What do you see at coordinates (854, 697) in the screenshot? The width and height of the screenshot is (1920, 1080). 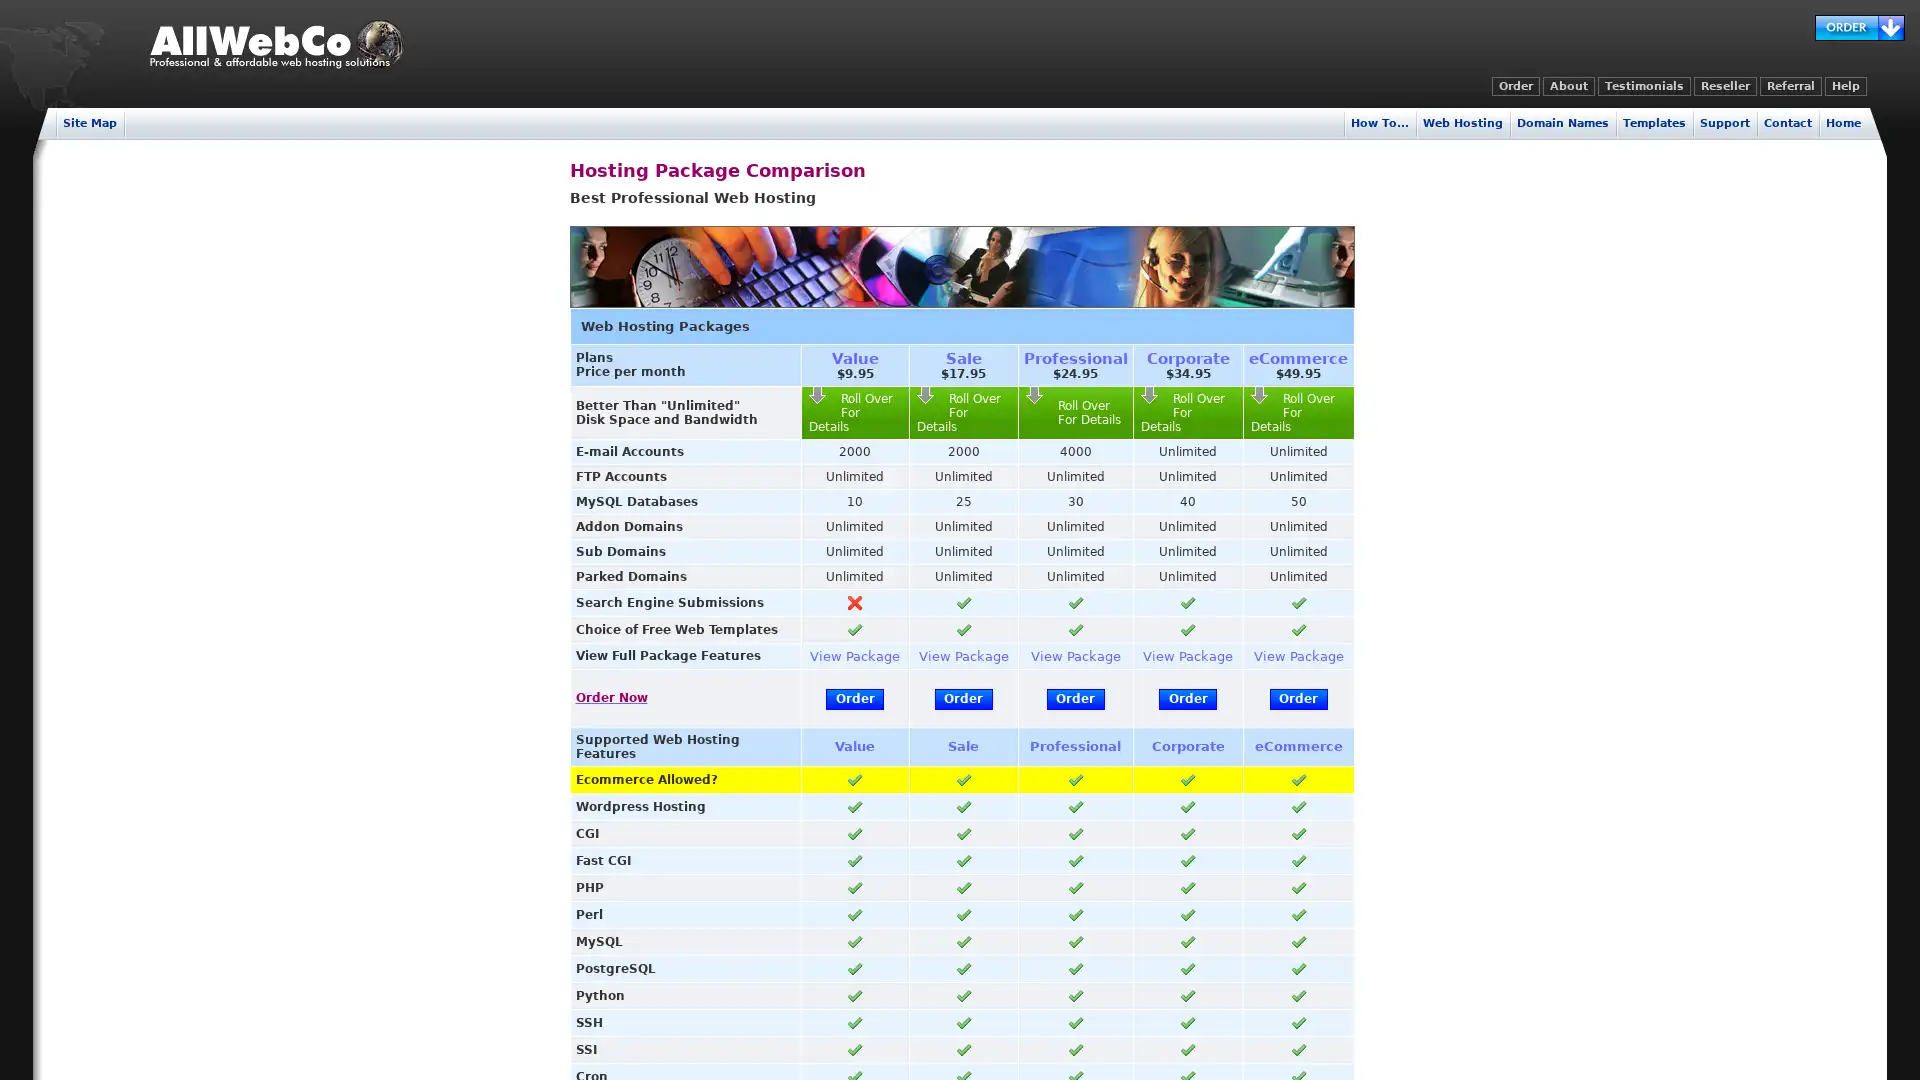 I see `Order` at bounding box center [854, 697].